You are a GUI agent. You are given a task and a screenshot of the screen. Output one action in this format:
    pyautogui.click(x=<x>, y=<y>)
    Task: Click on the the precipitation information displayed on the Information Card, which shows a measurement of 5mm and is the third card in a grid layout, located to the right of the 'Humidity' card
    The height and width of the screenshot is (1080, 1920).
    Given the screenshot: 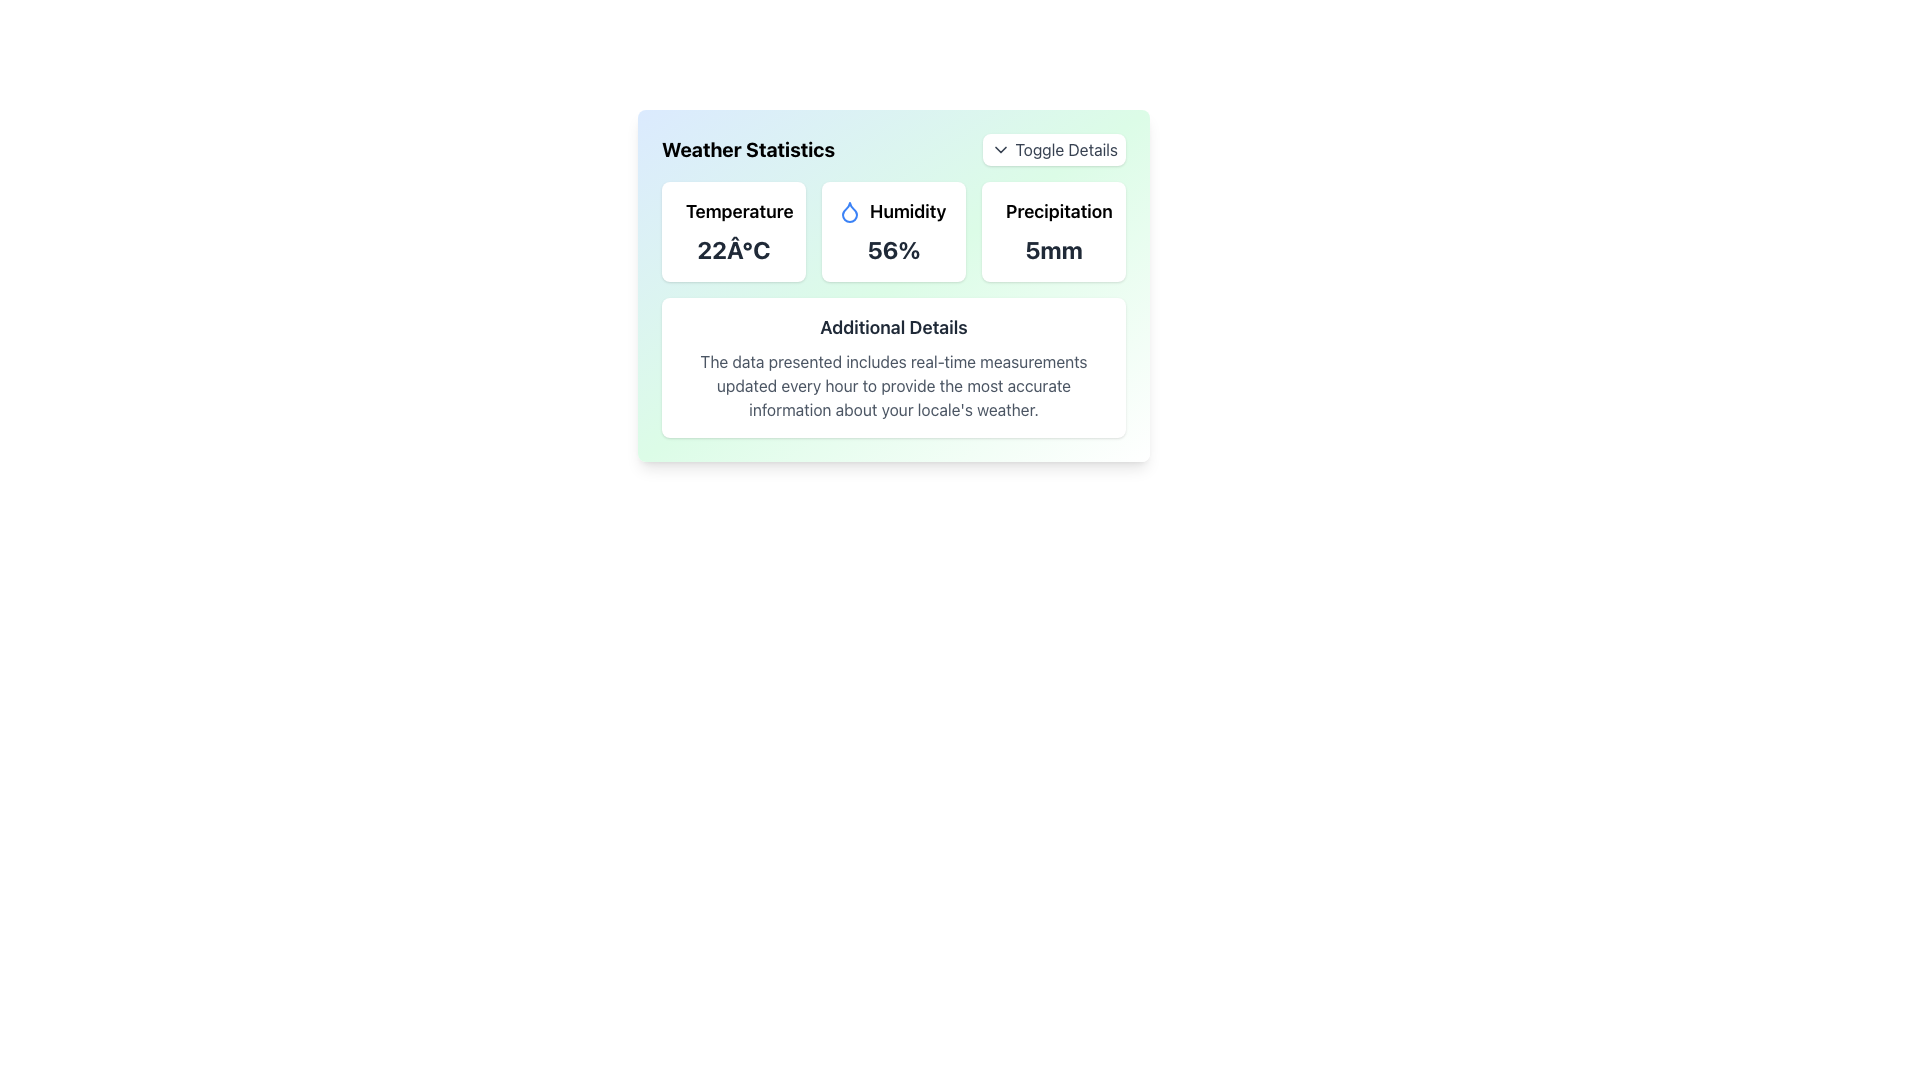 What is the action you would take?
    pyautogui.click(x=1053, y=230)
    